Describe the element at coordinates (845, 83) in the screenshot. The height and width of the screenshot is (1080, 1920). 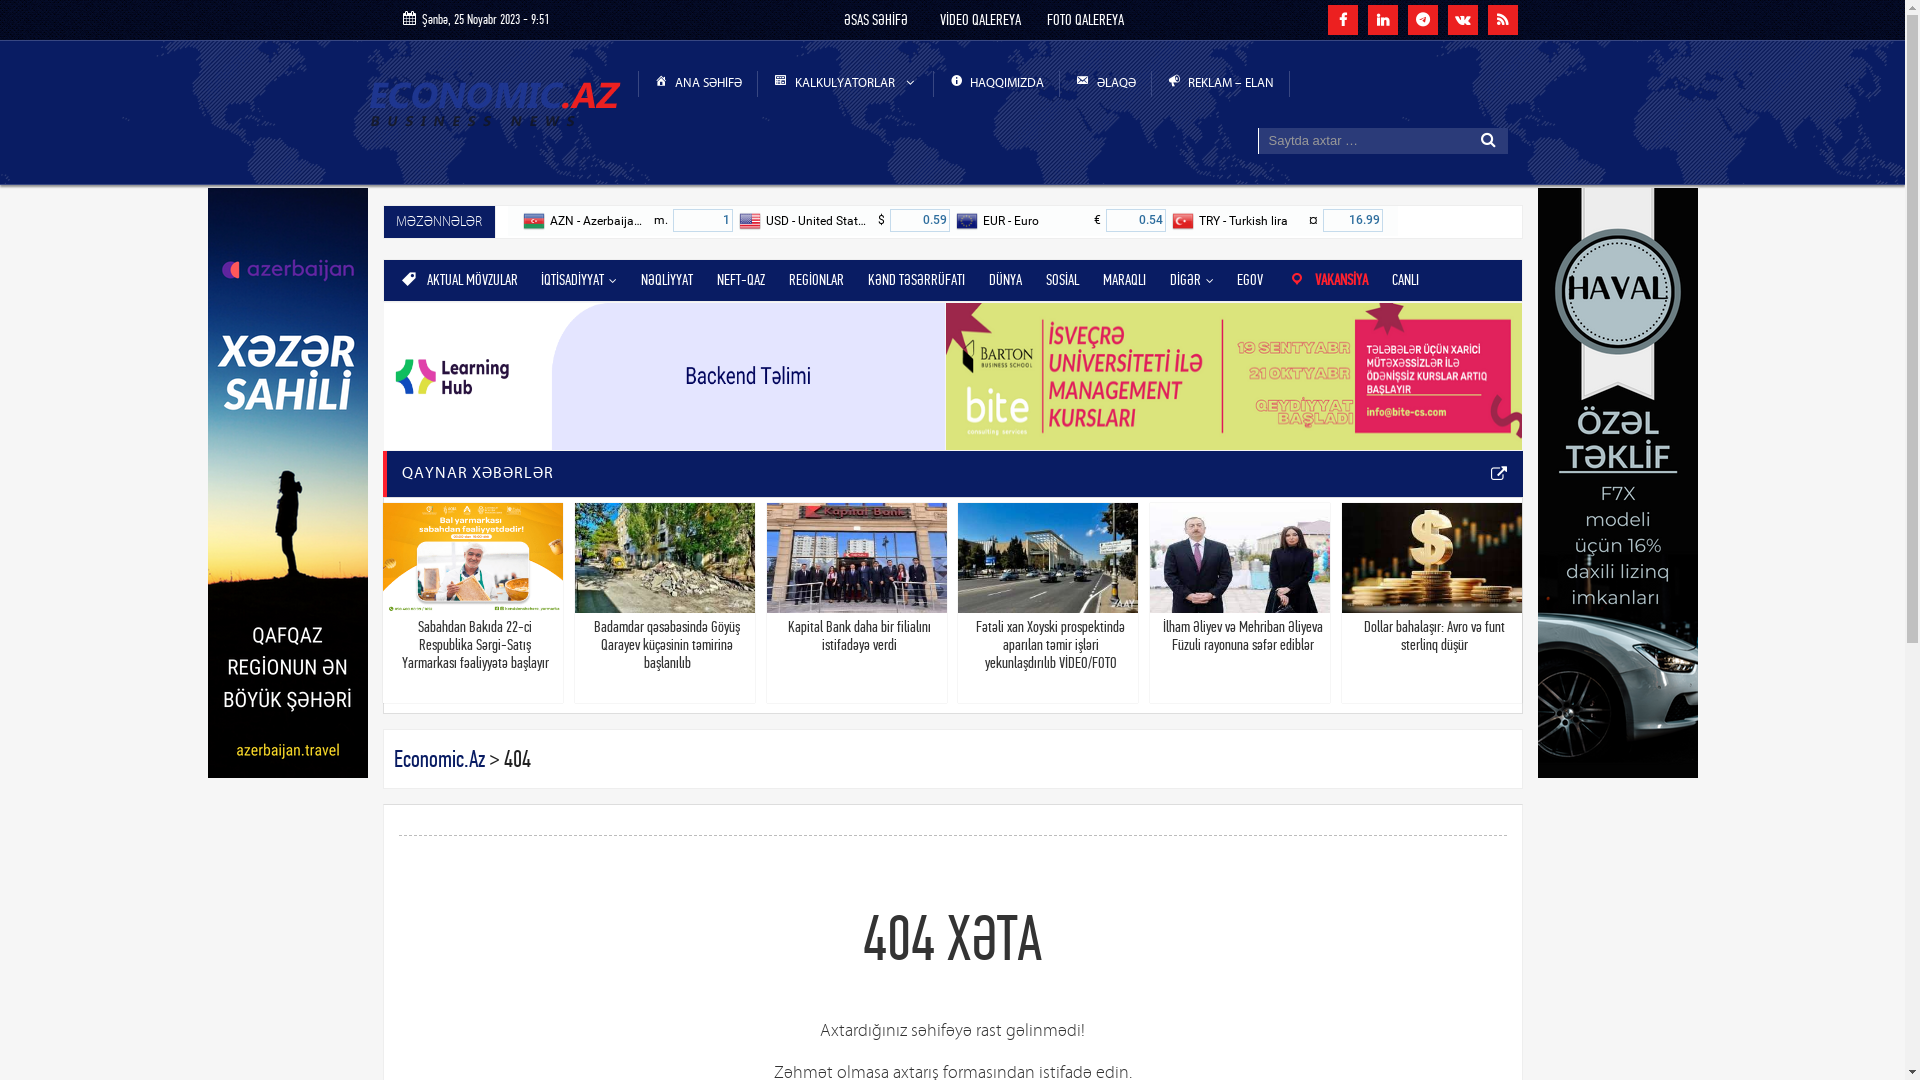
I see `'KALKULYATORLAR'` at that location.